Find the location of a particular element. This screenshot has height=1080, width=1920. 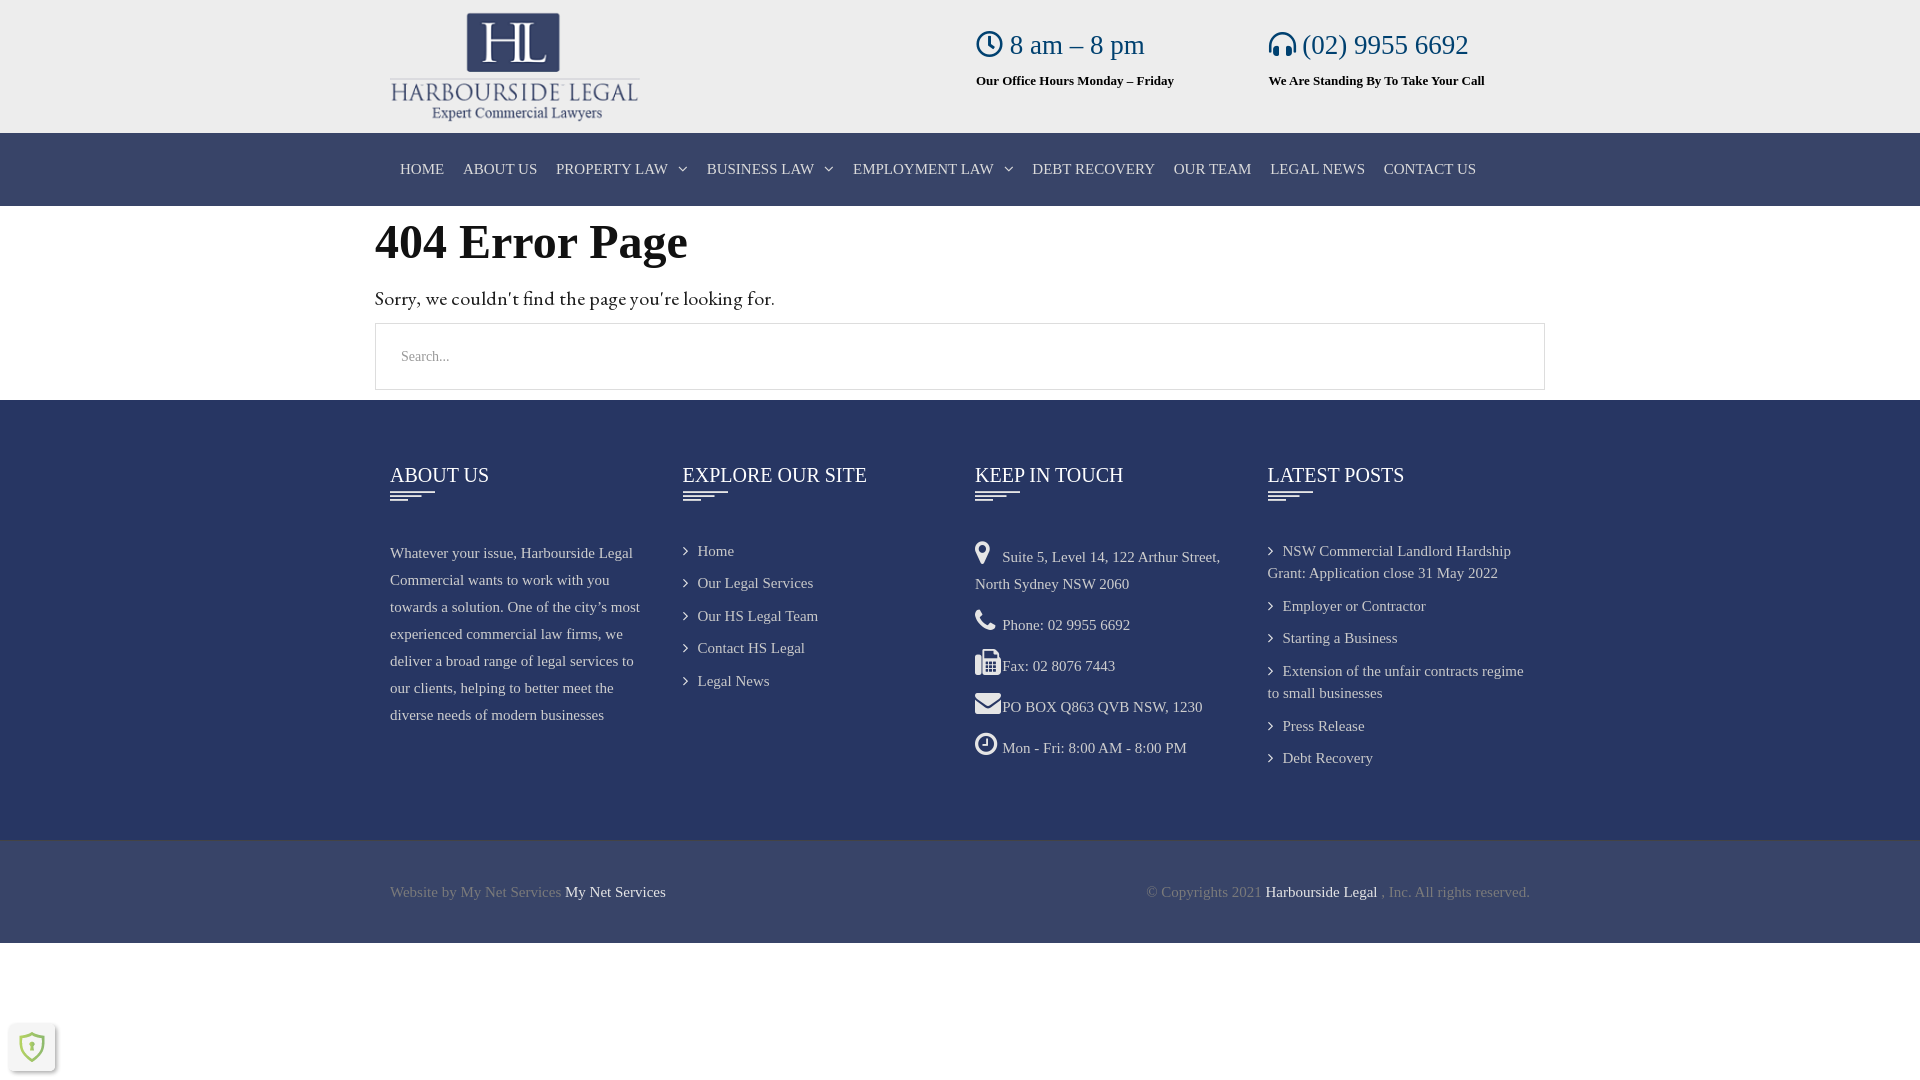

'OUR TEAM' is located at coordinates (1212, 168).